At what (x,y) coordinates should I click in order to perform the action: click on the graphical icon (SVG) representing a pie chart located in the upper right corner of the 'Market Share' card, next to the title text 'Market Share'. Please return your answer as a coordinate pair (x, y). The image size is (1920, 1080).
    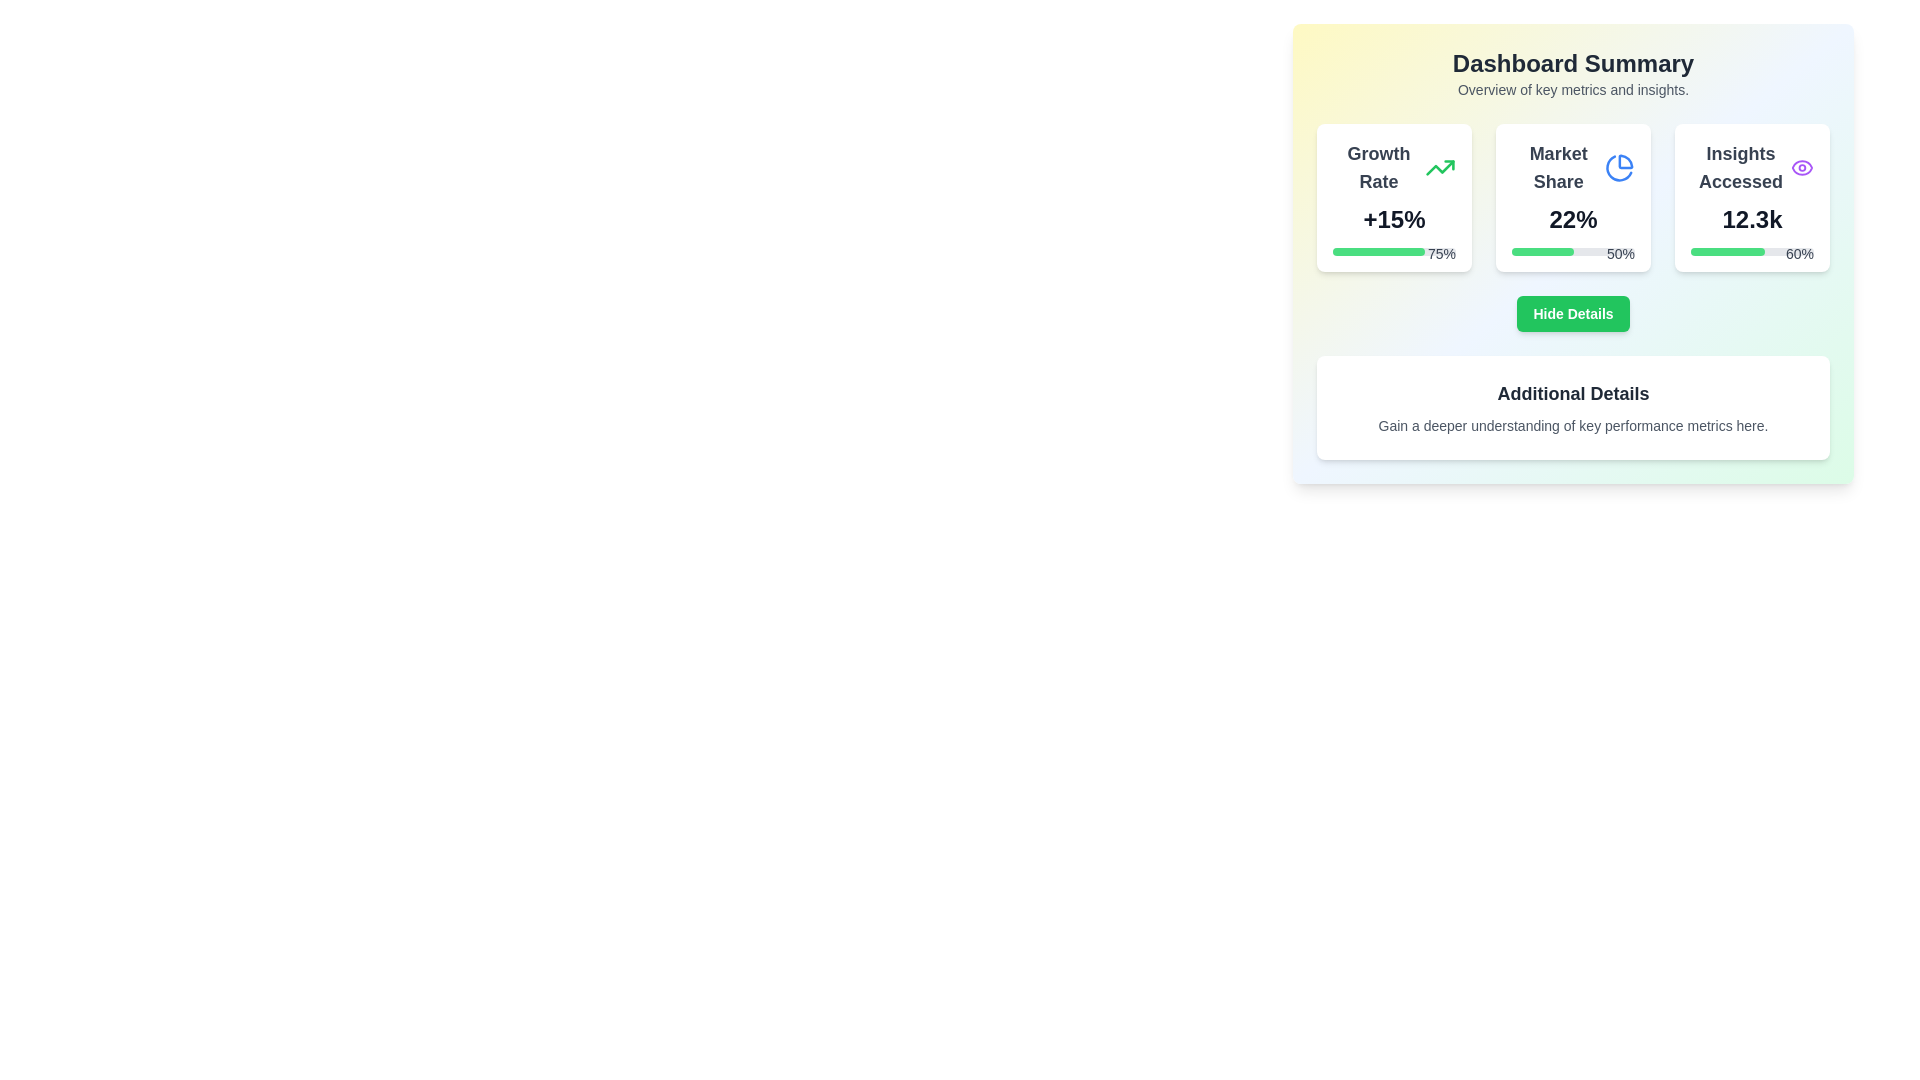
    Looking at the image, I should click on (1620, 167).